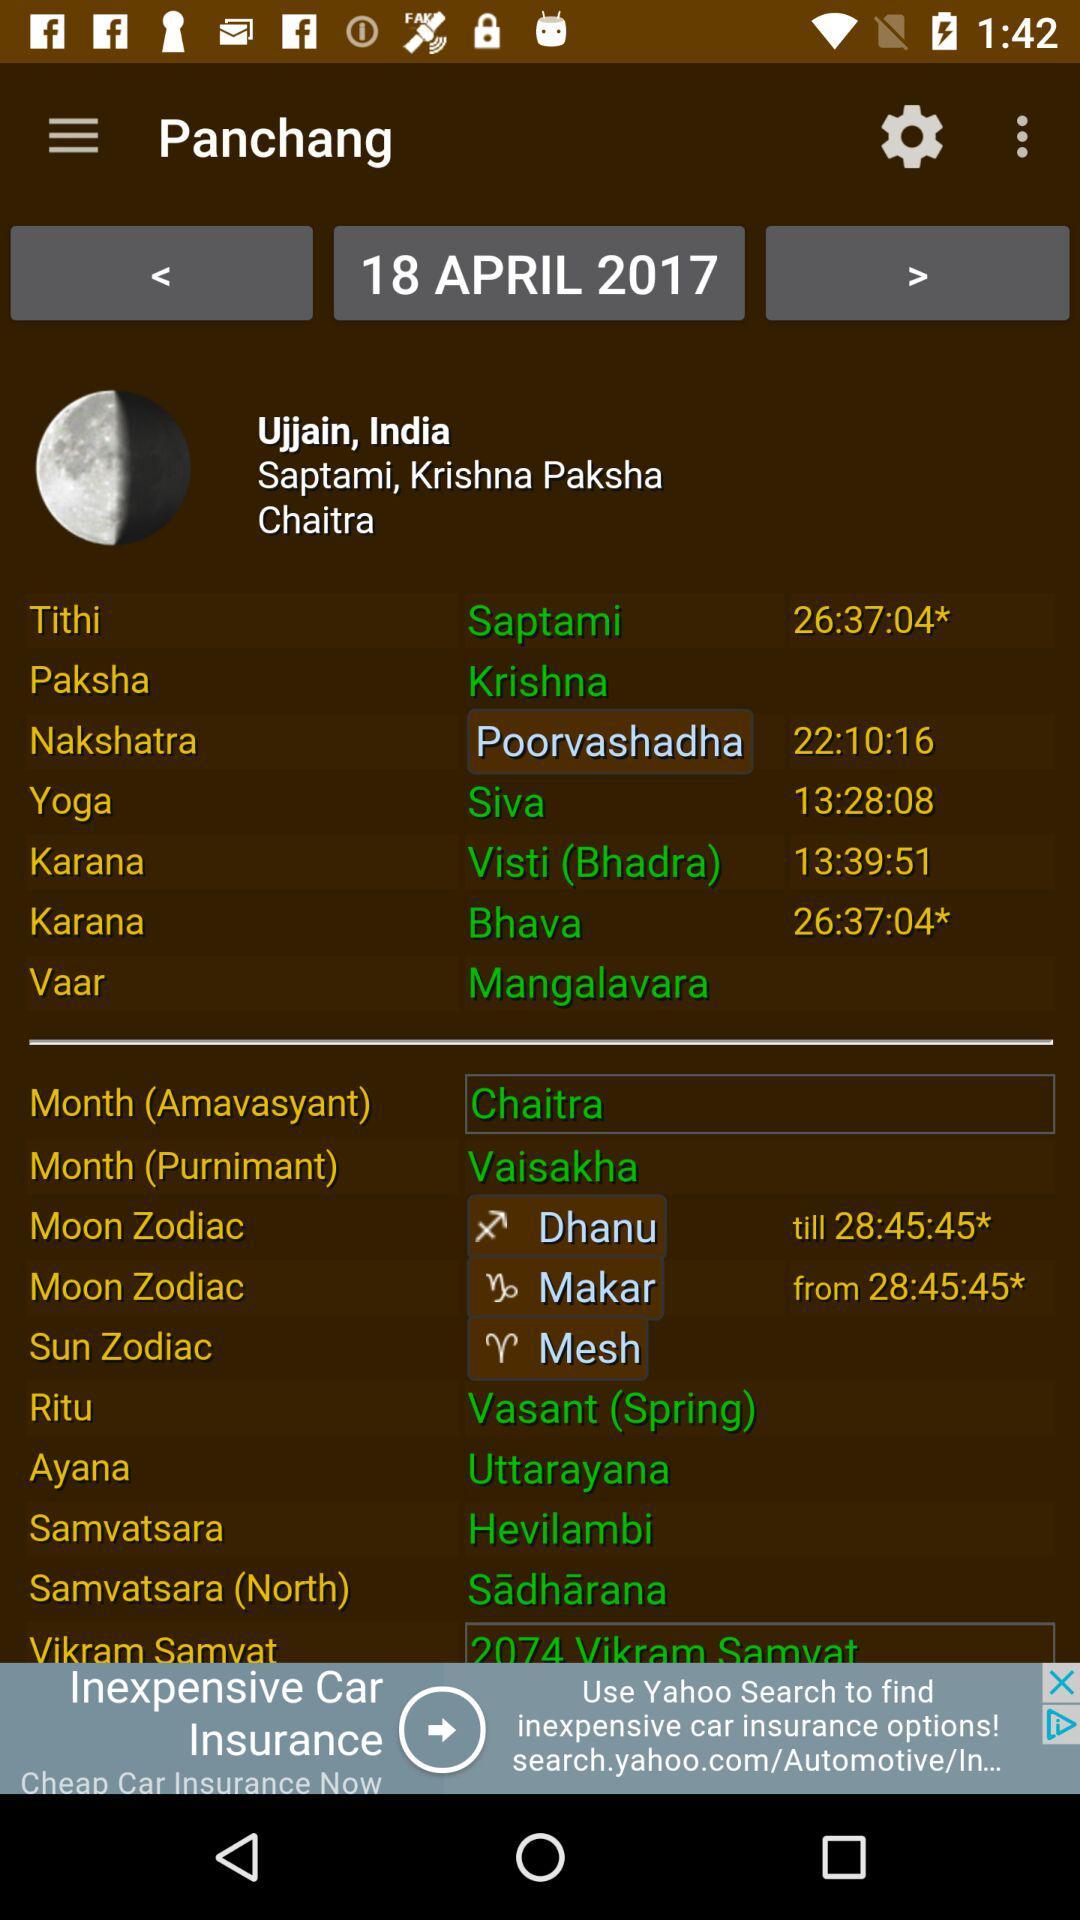  What do you see at coordinates (540, 999) in the screenshot?
I see `wheather page` at bounding box center [540, 999].